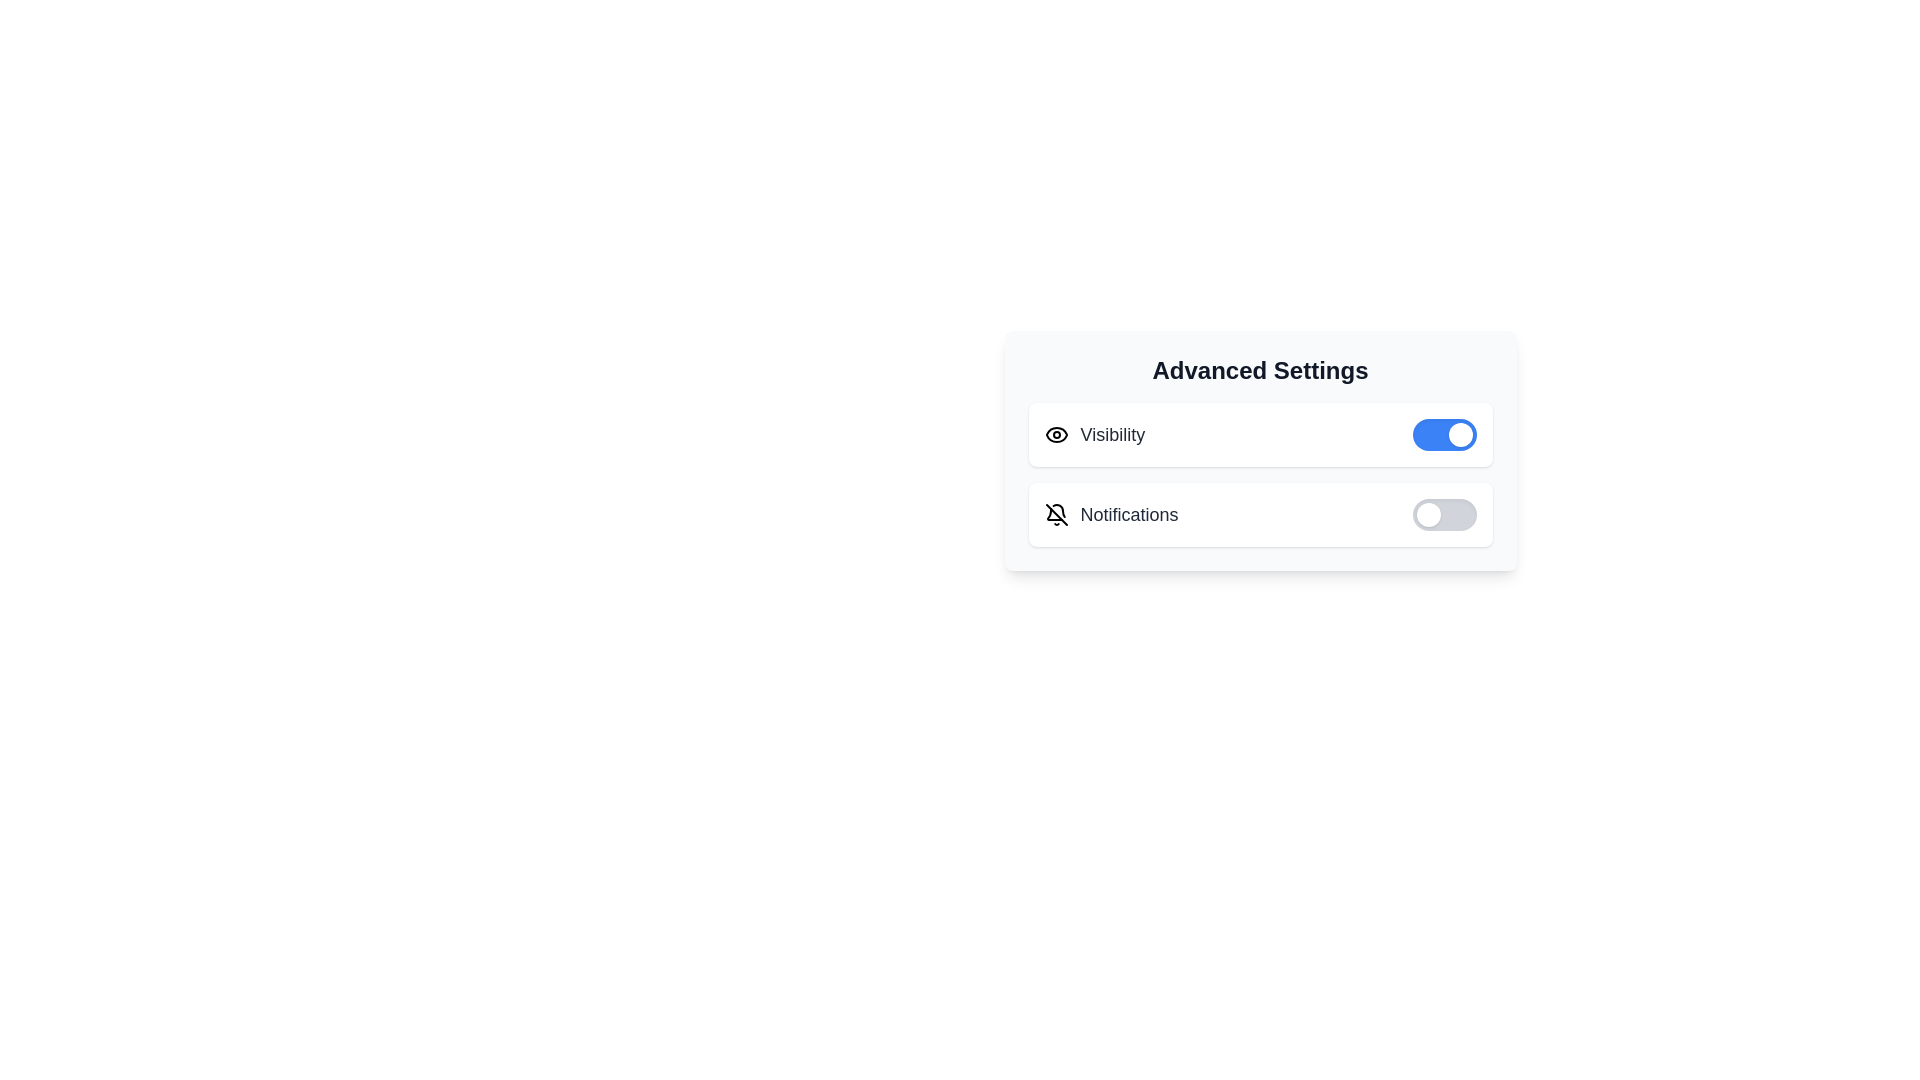 The height and width of the screenshot is (1080, 1920). I want to click on the 'Advanced Settings' title text located at the top of the panel, so click(1259, 370).